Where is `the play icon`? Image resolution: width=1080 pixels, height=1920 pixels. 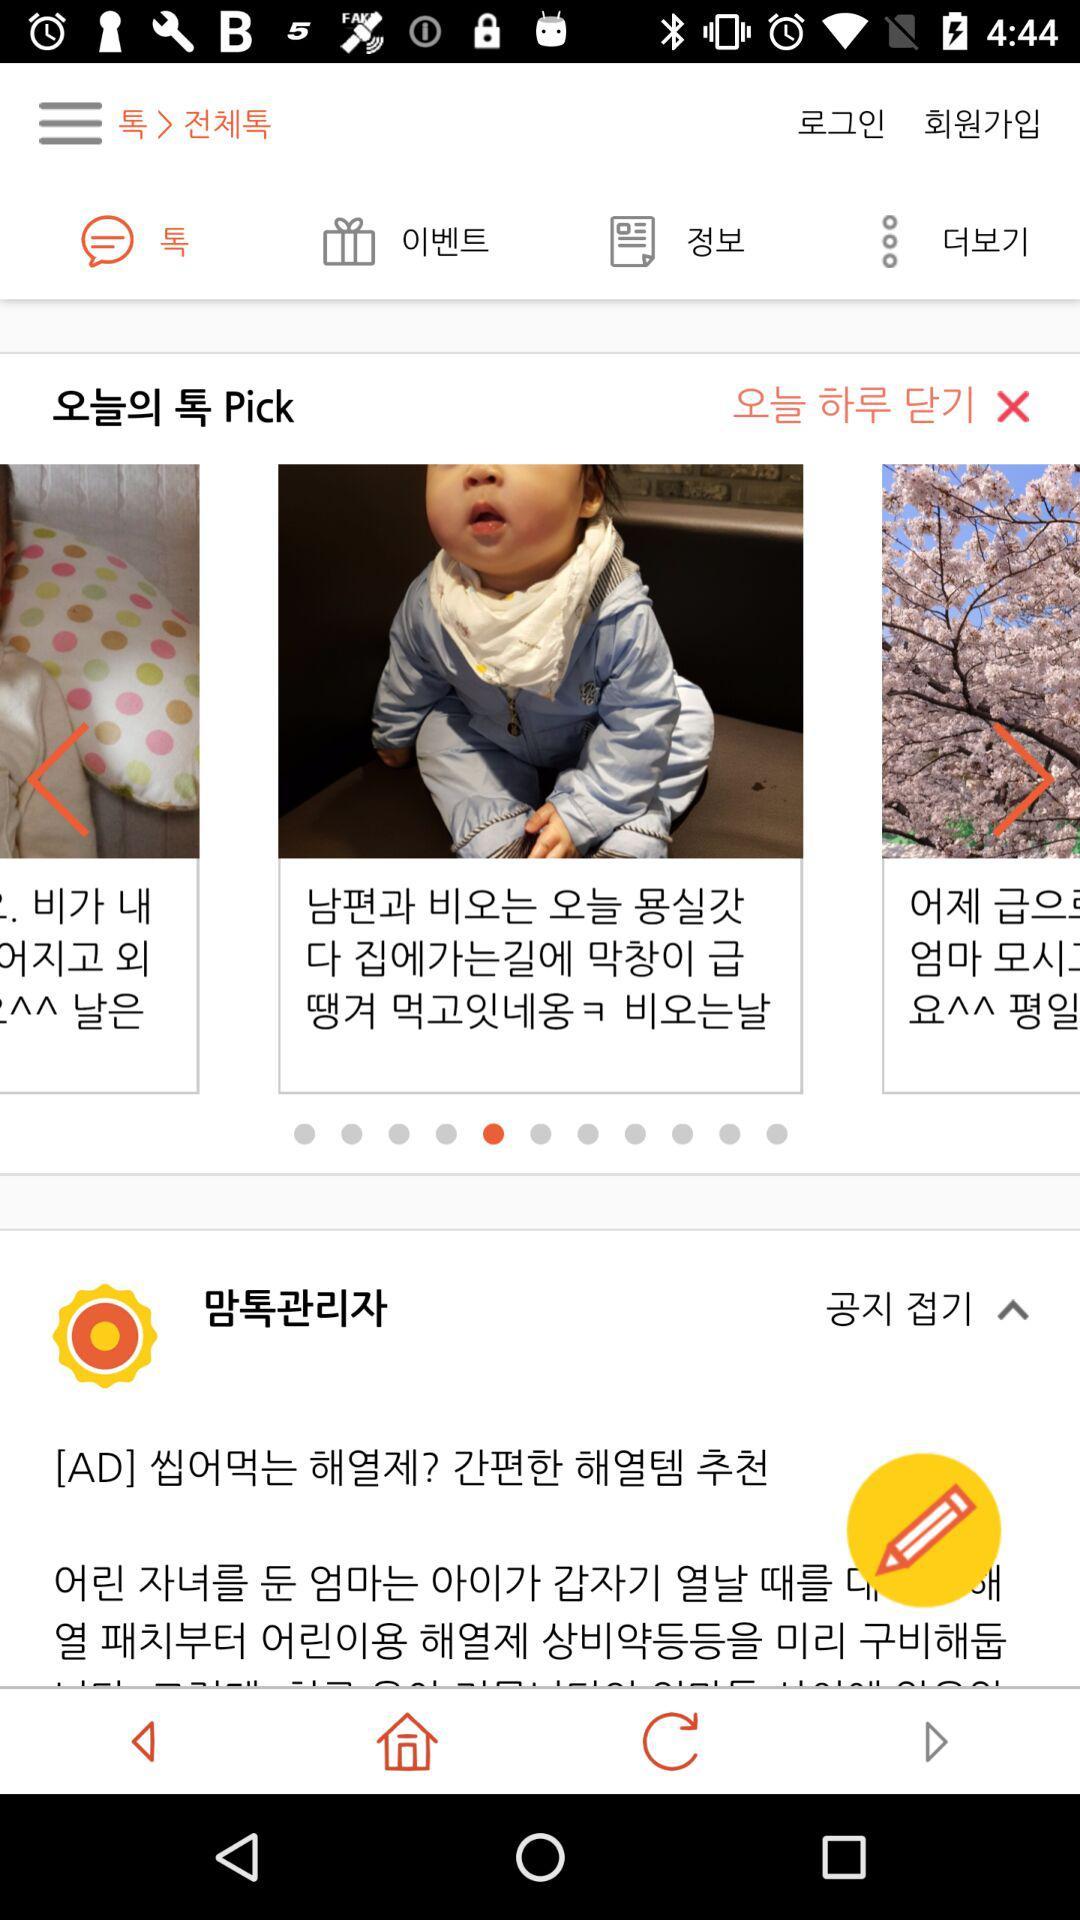 the play icon is located at coordinates (936, 1740).